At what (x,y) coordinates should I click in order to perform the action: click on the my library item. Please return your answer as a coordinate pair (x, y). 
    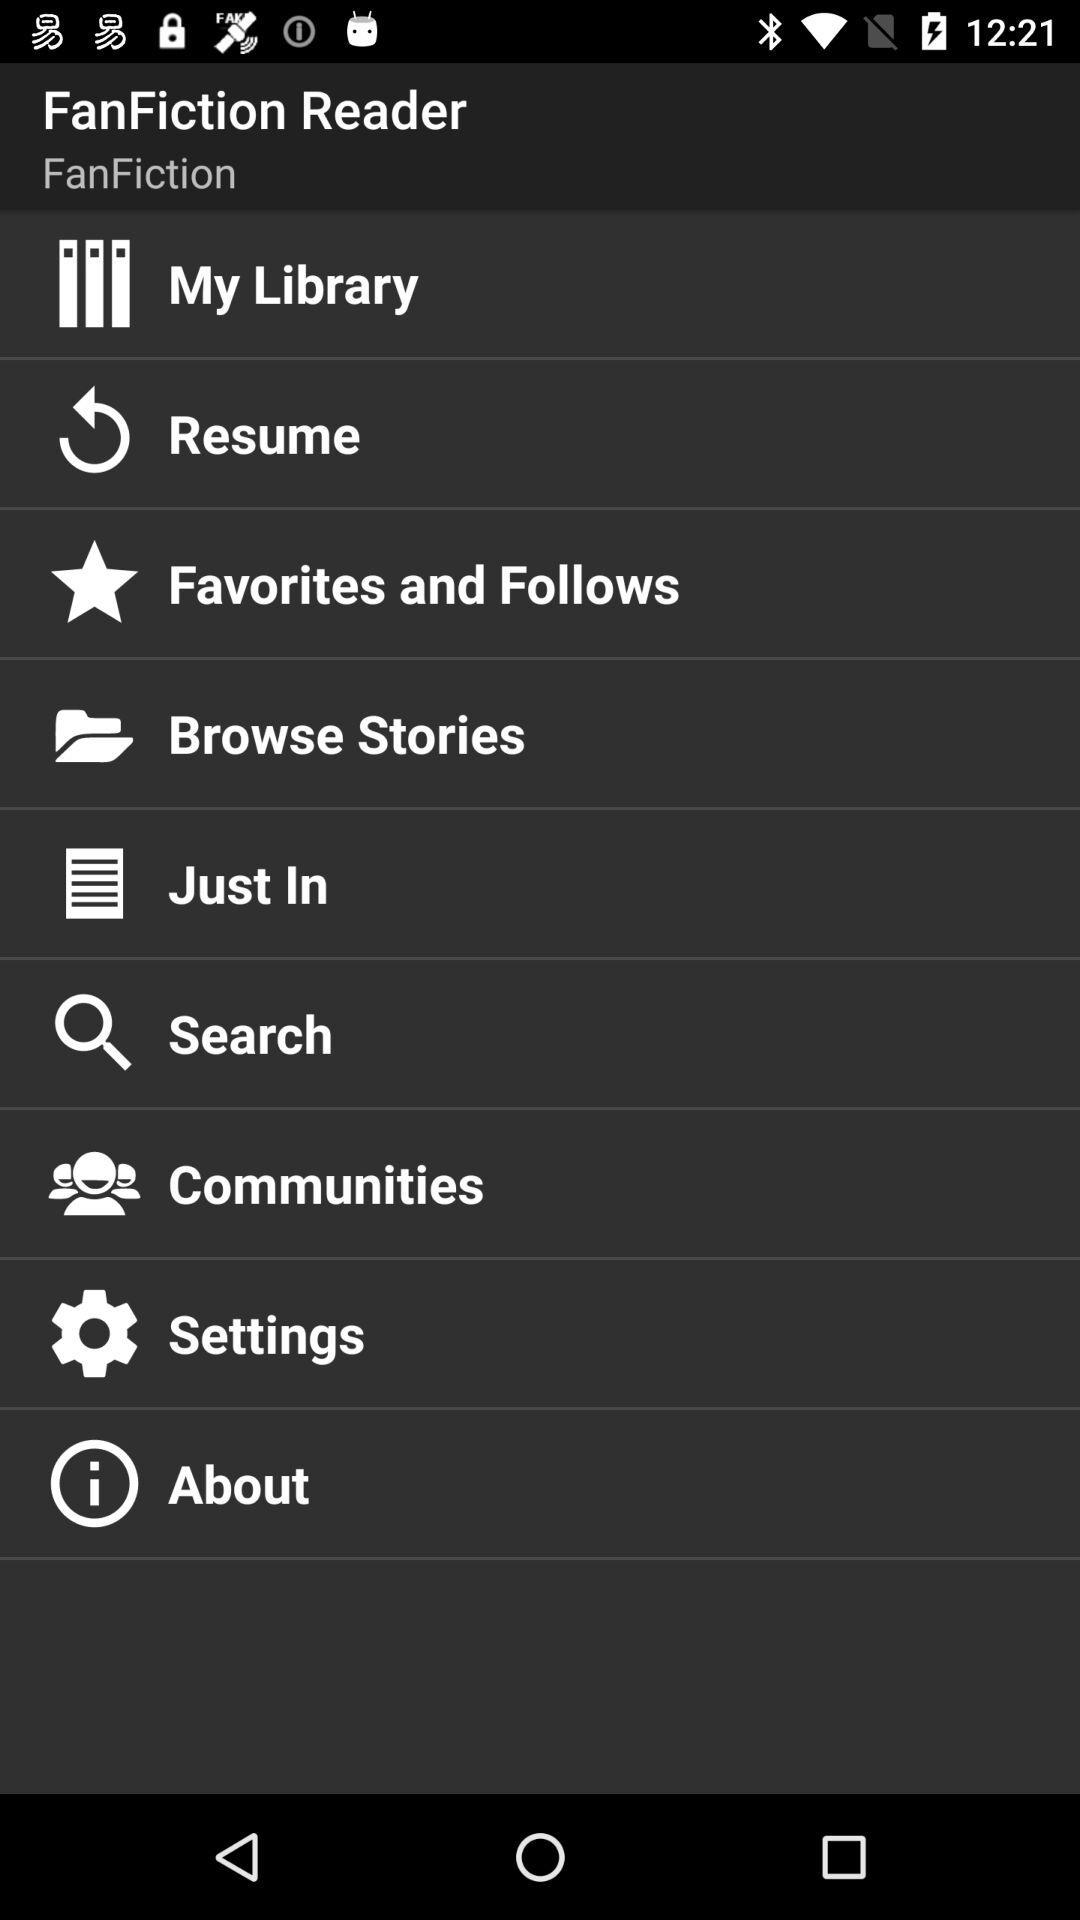
    Looking at the image, I should click on (601, 282).